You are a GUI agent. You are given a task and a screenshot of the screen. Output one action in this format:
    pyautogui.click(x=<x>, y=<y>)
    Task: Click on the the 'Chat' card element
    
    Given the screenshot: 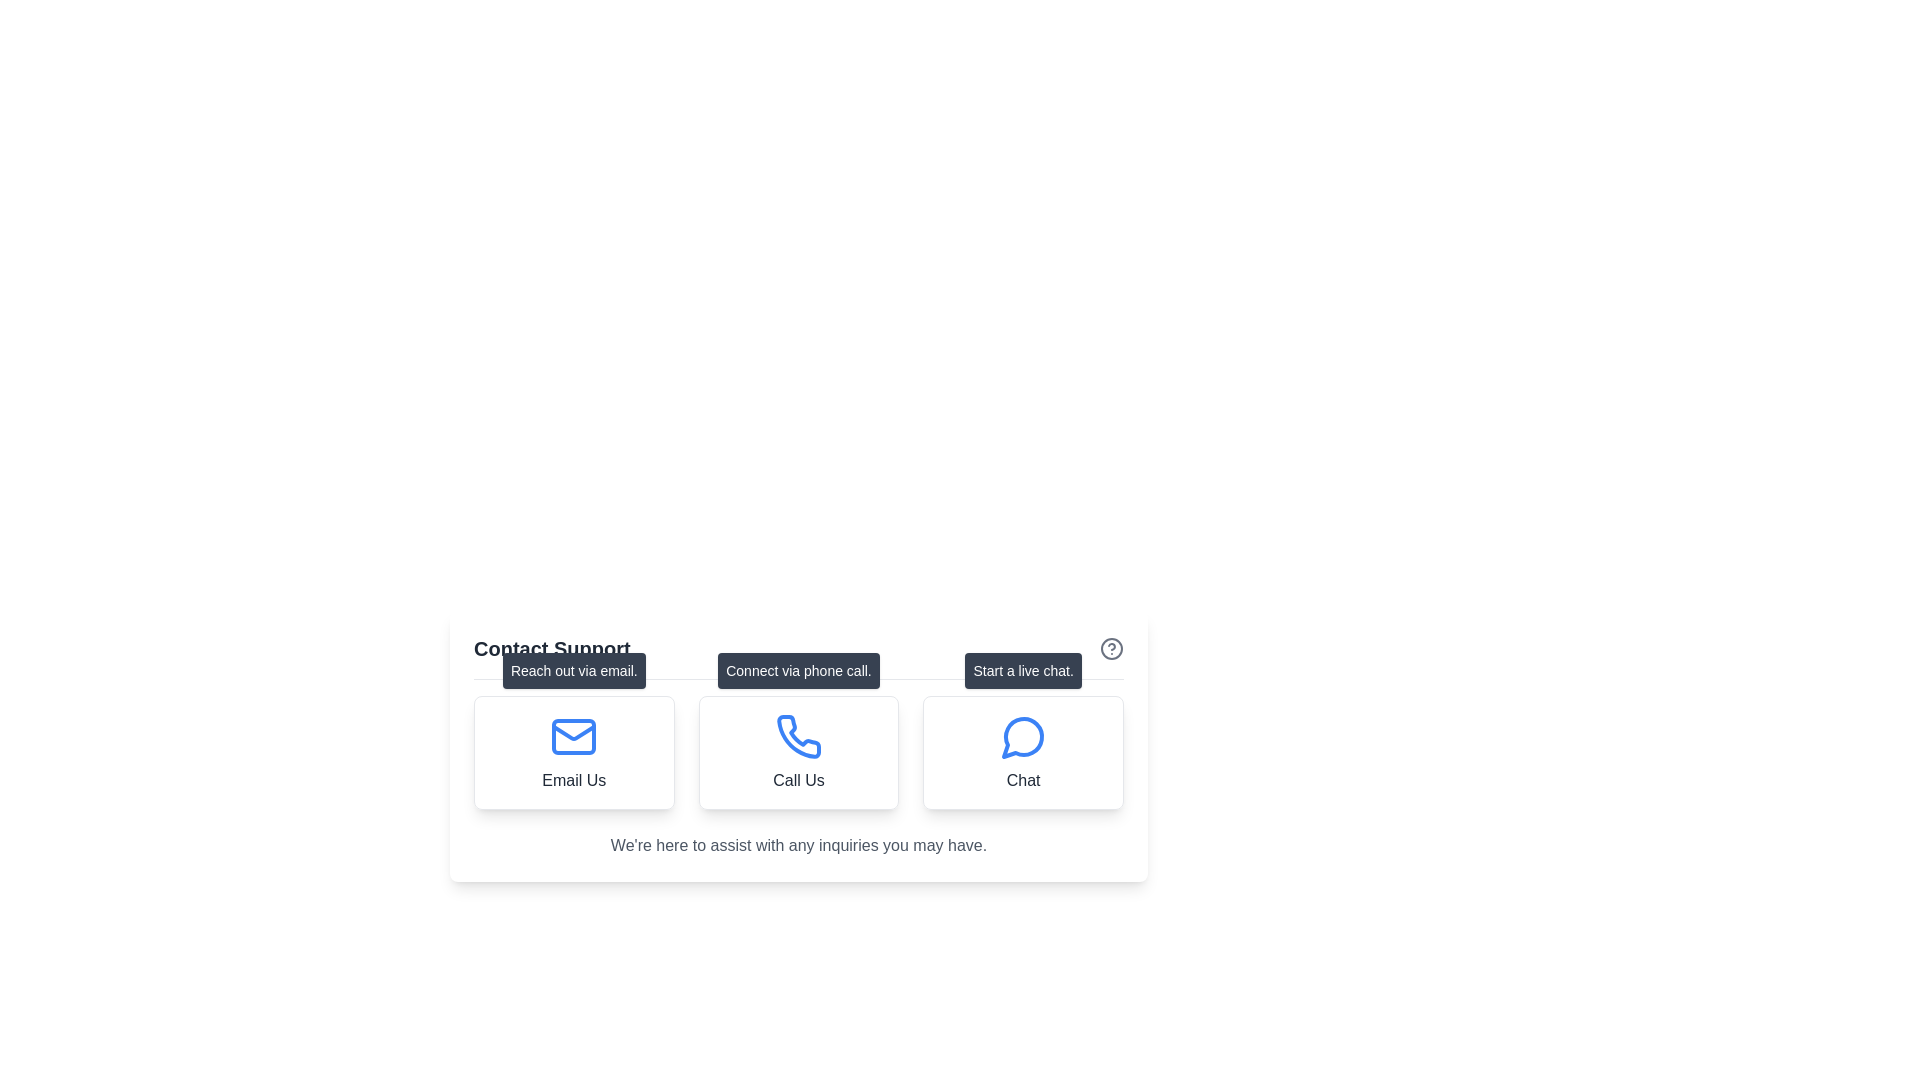 What is the action you would take?
    pyautogui.click(x=1023, y=752)
    